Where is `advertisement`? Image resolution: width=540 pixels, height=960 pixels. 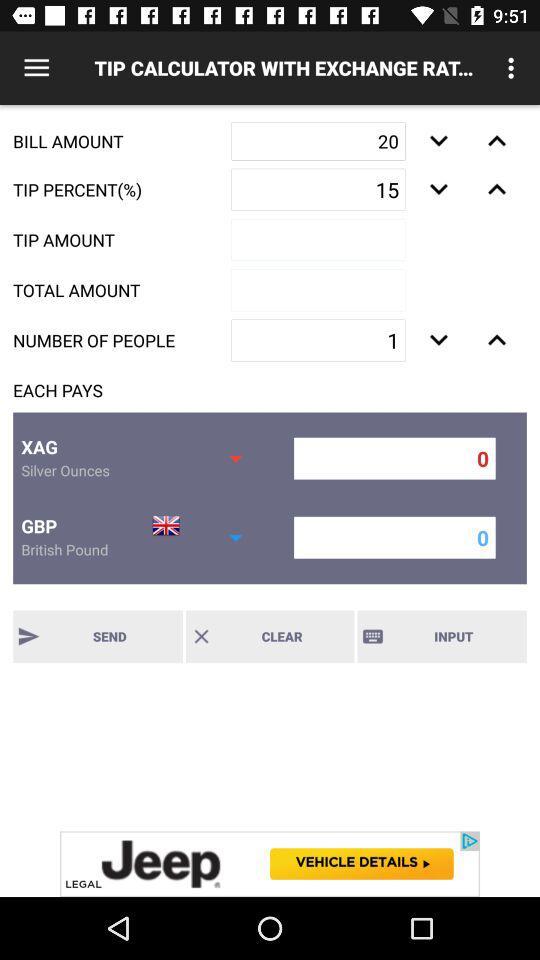
advertisement is located at coordinates (270, 863).